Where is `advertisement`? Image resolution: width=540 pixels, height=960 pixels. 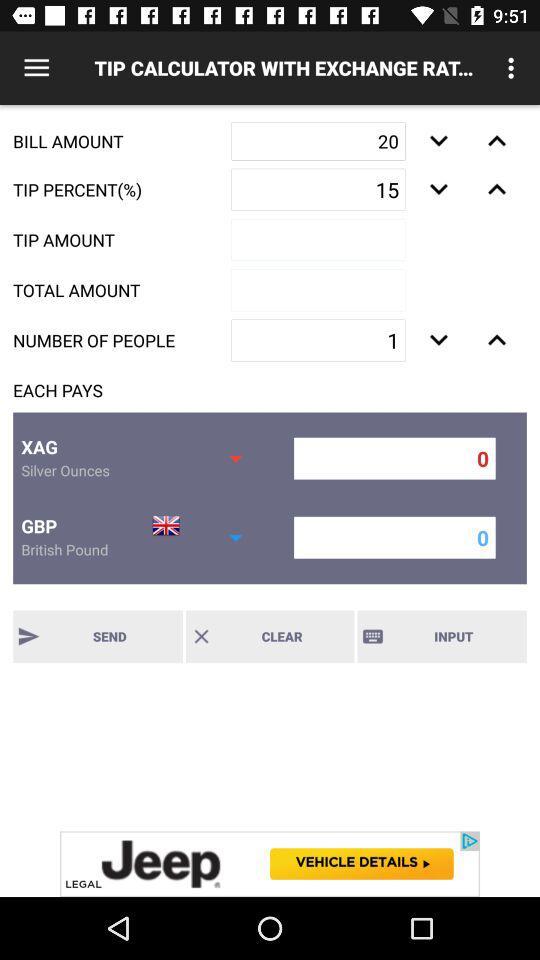
advertisement is located at coordinates (270, 863).